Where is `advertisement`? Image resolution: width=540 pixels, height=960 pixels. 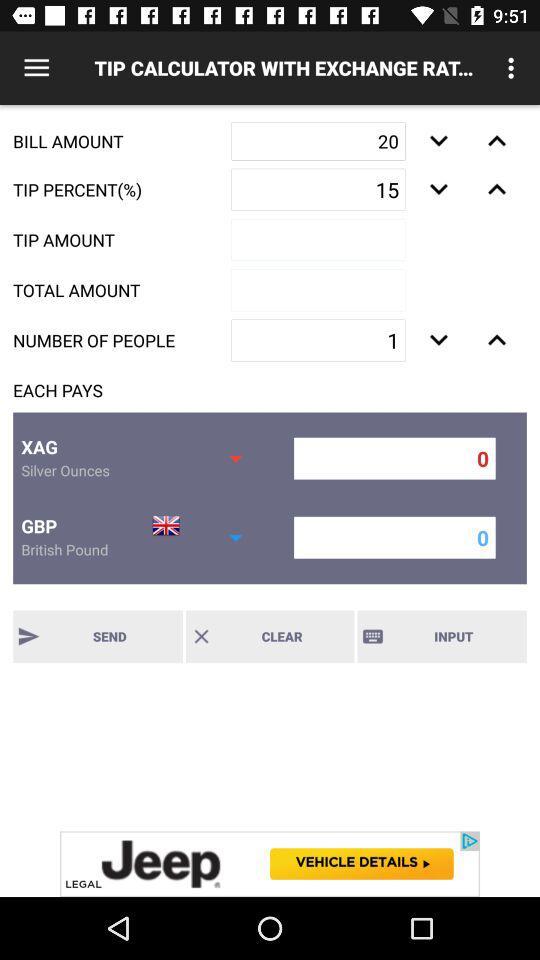
advertisement is located at coordinates (270, 863).